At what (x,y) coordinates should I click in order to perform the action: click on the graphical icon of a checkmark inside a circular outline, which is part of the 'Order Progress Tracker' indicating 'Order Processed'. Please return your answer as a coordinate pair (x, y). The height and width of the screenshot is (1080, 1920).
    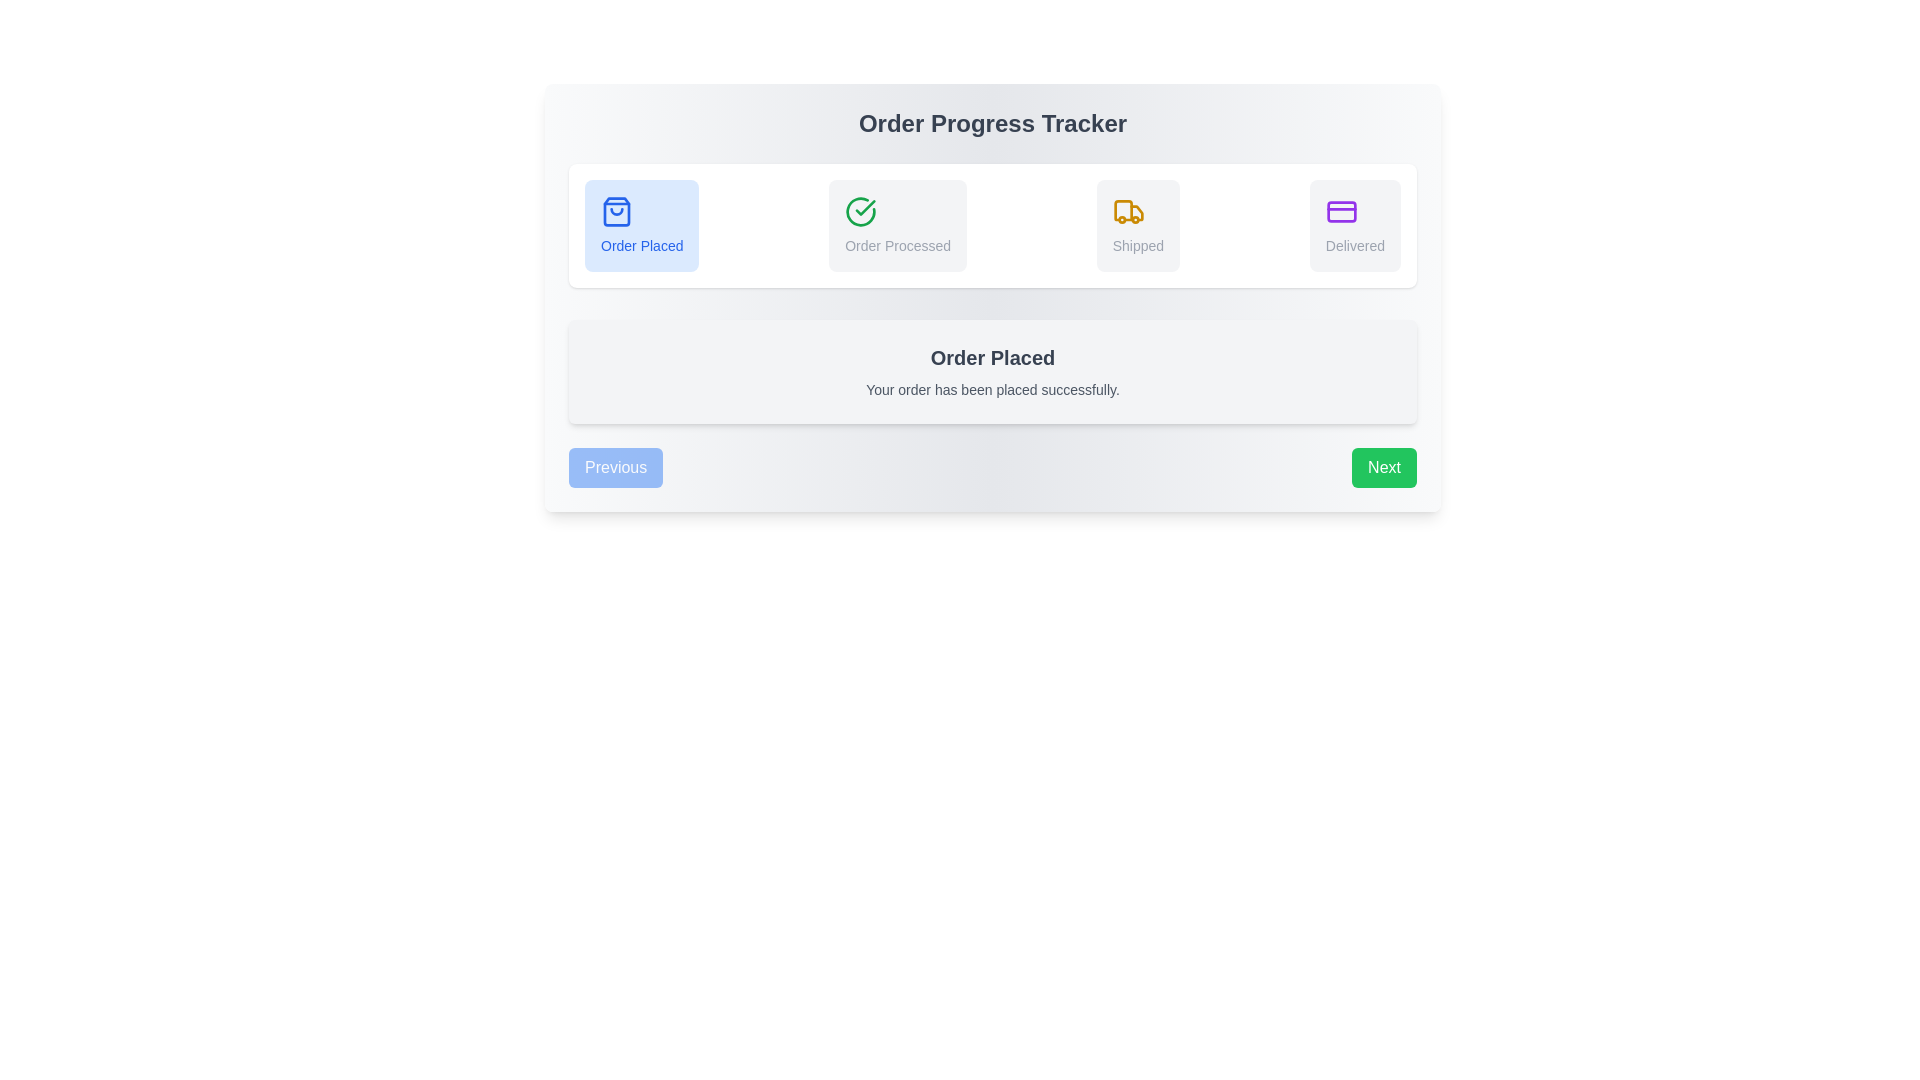
    Looking at the image, I should click on (865, 208).